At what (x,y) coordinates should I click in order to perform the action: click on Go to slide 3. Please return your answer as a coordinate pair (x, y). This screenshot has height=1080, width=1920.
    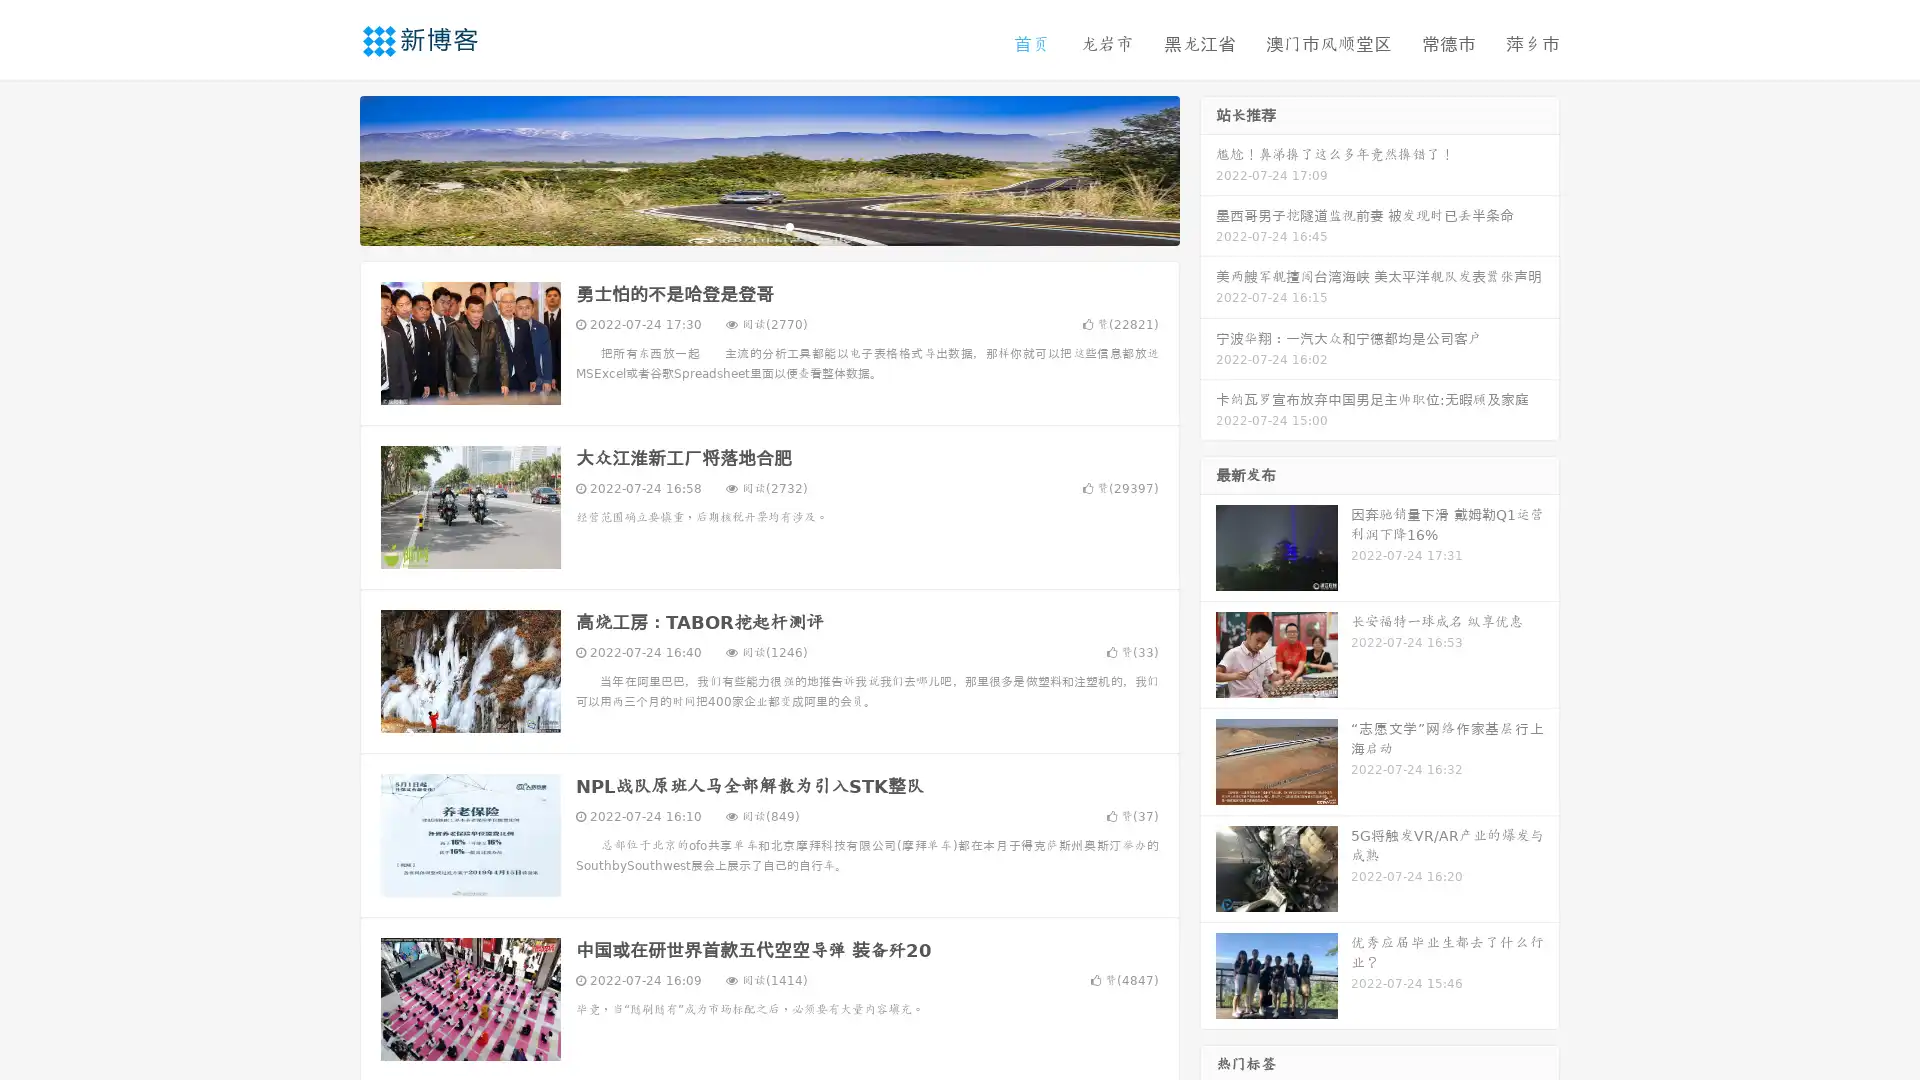
    Looking at the image, I should click on (789, 225).